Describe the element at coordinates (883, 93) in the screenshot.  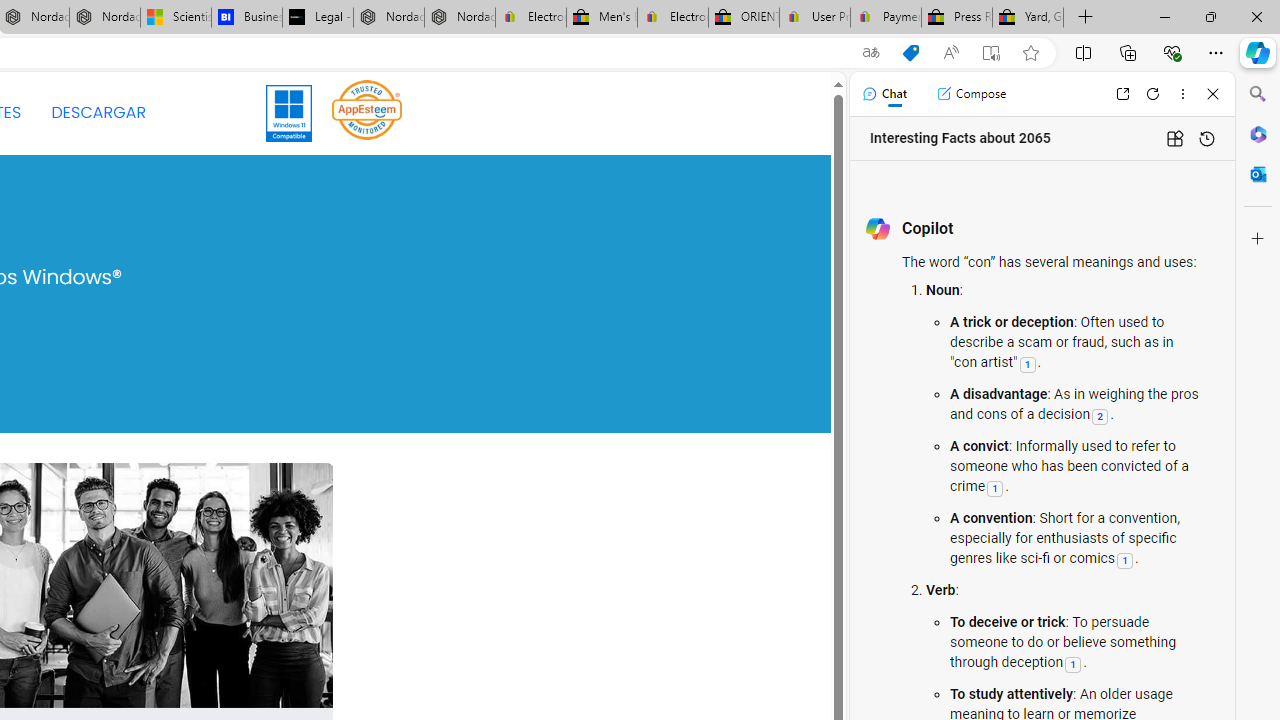
I see `'Chat'` at that location.